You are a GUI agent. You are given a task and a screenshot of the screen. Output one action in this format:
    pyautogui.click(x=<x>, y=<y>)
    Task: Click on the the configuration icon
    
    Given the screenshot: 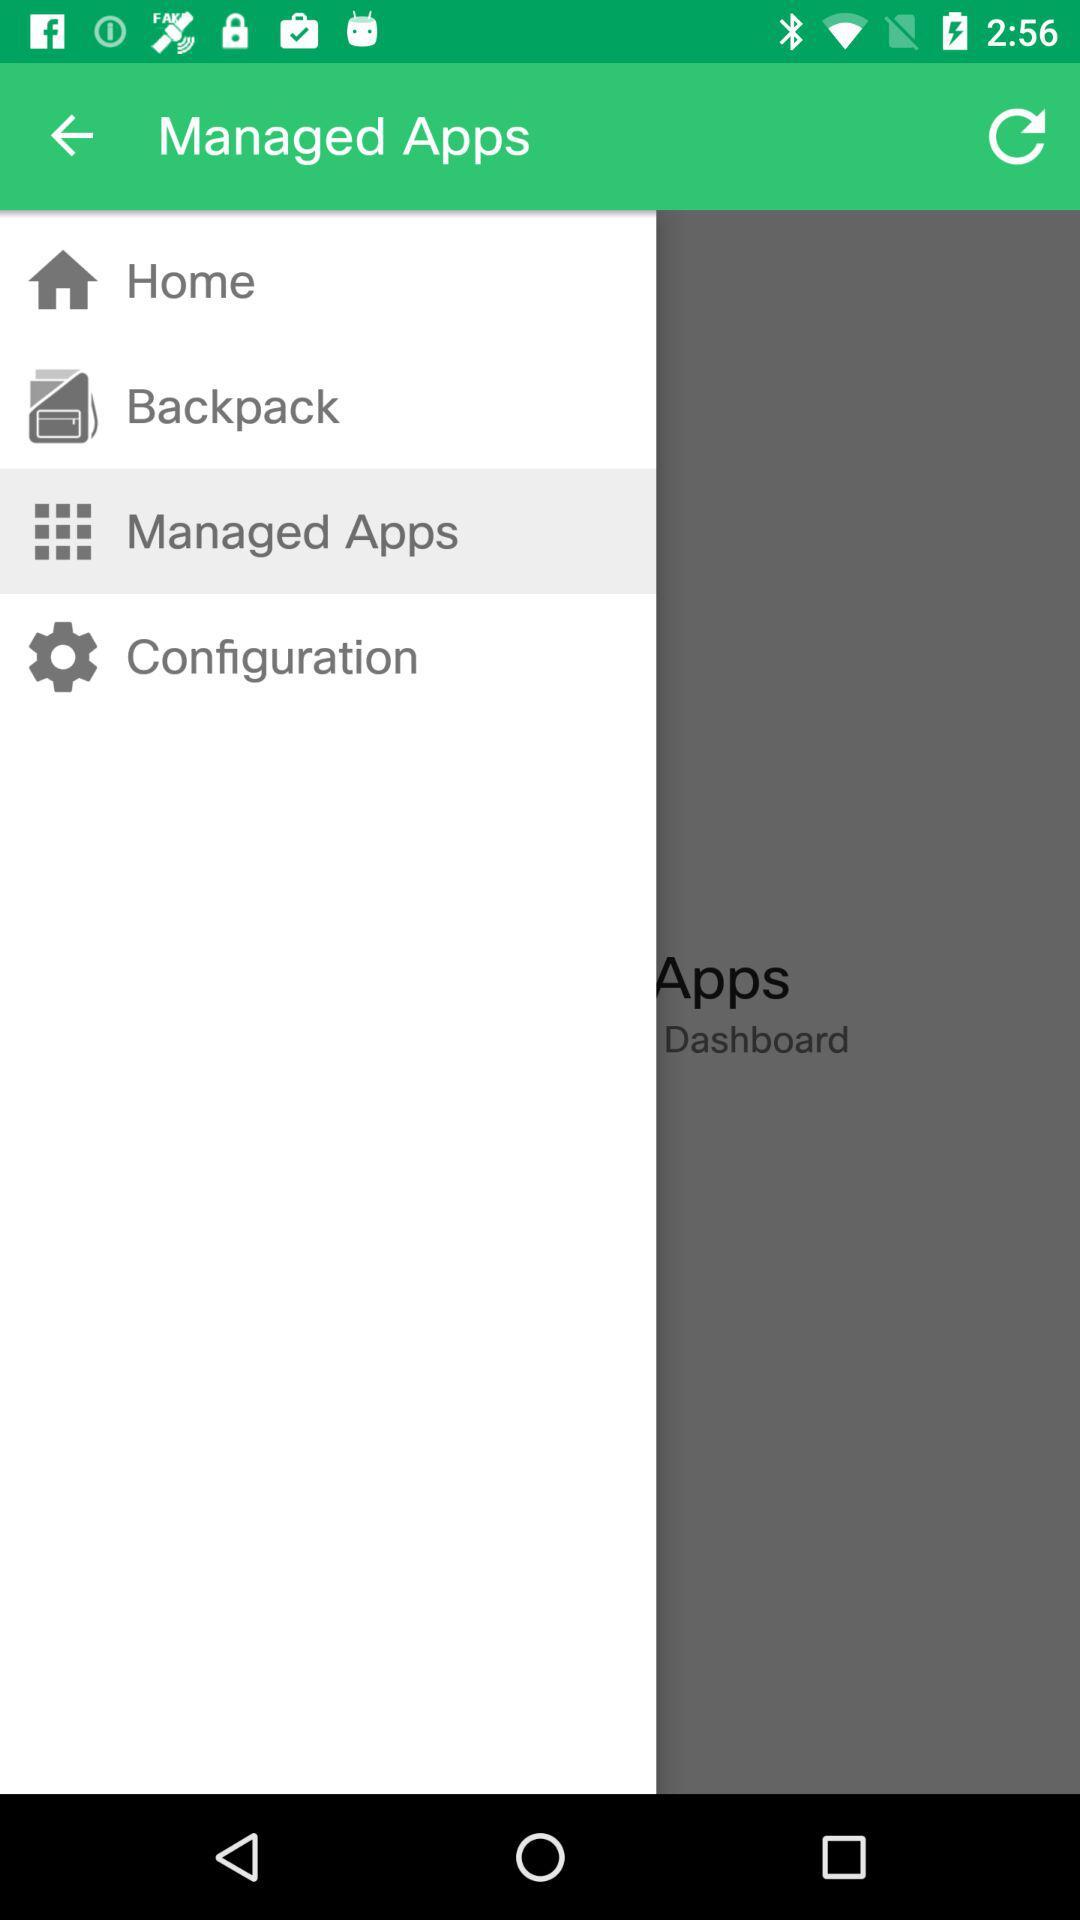 What is the action you would take?
    pyautogui.click(x=272, y=657)
    